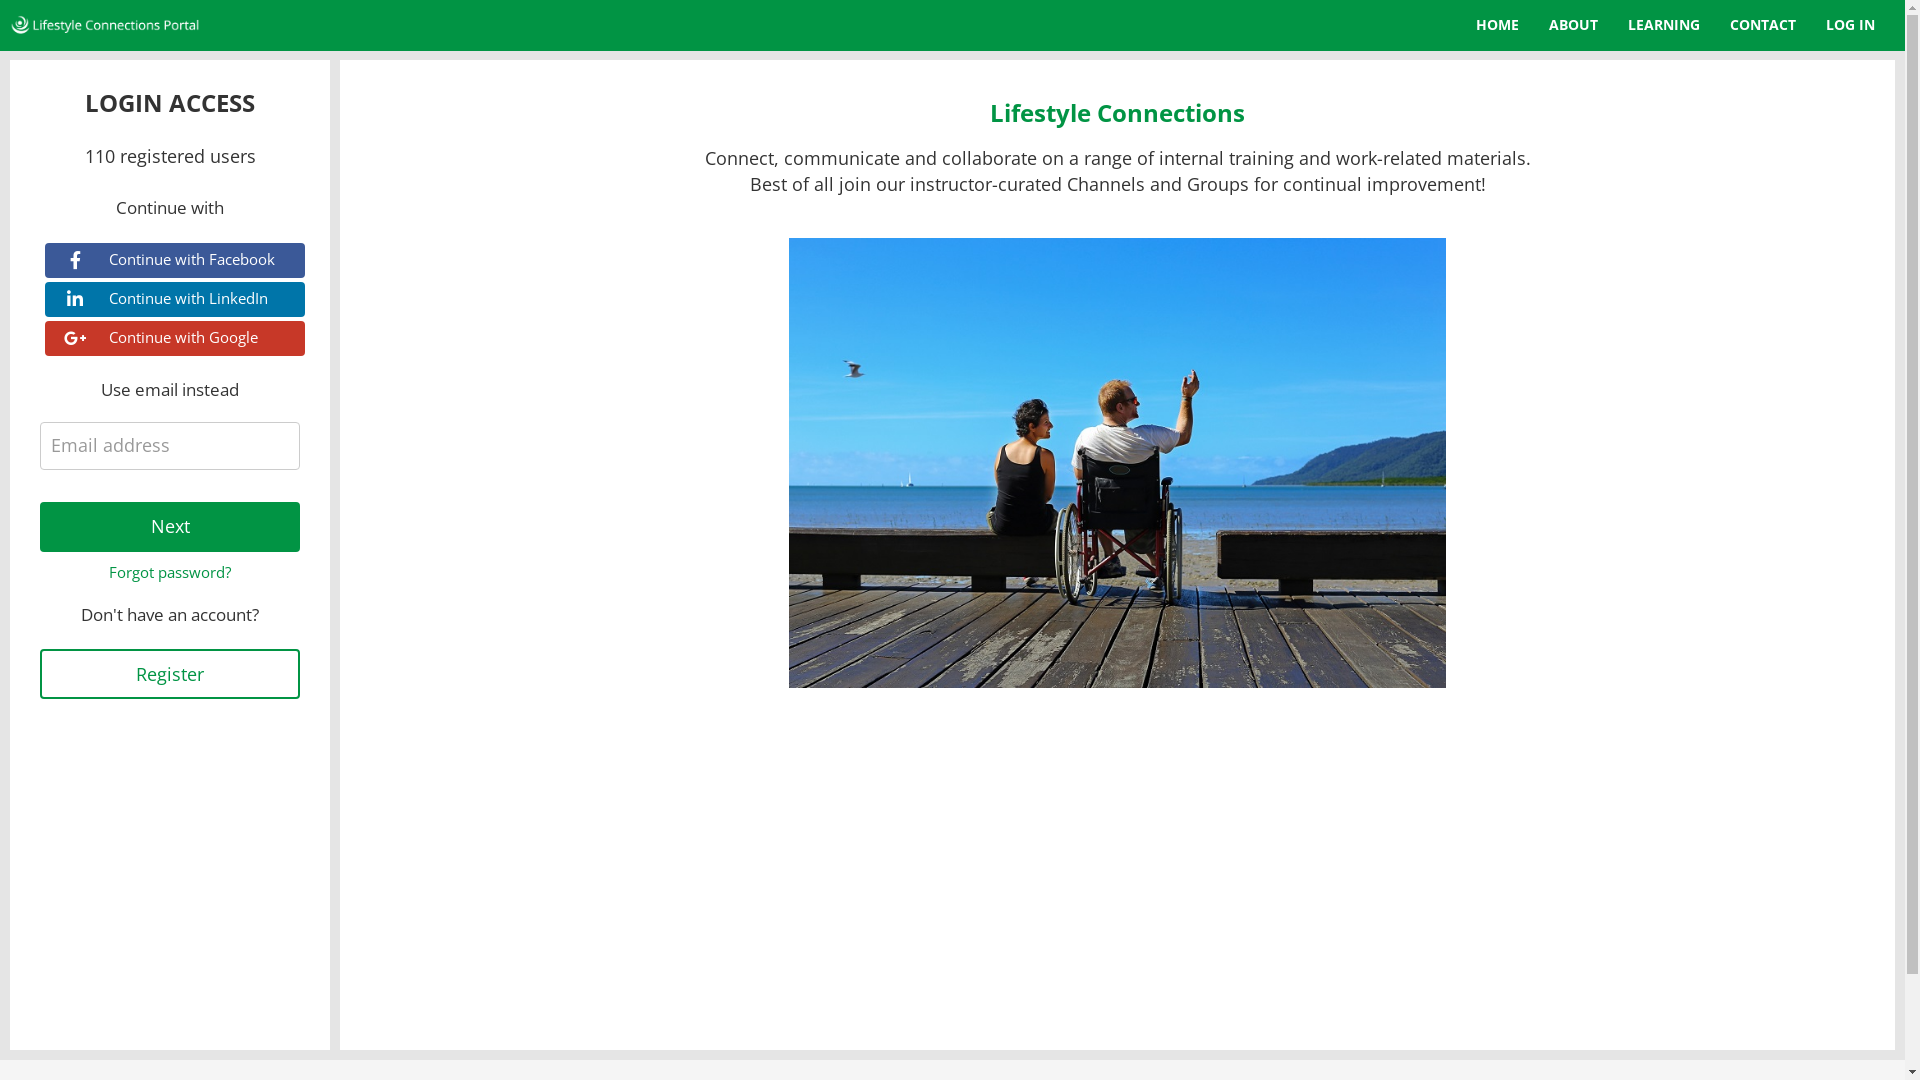 This screenshot has height=1080, width=1920. I want to click on 'Forgot password?', so click(169, 572).